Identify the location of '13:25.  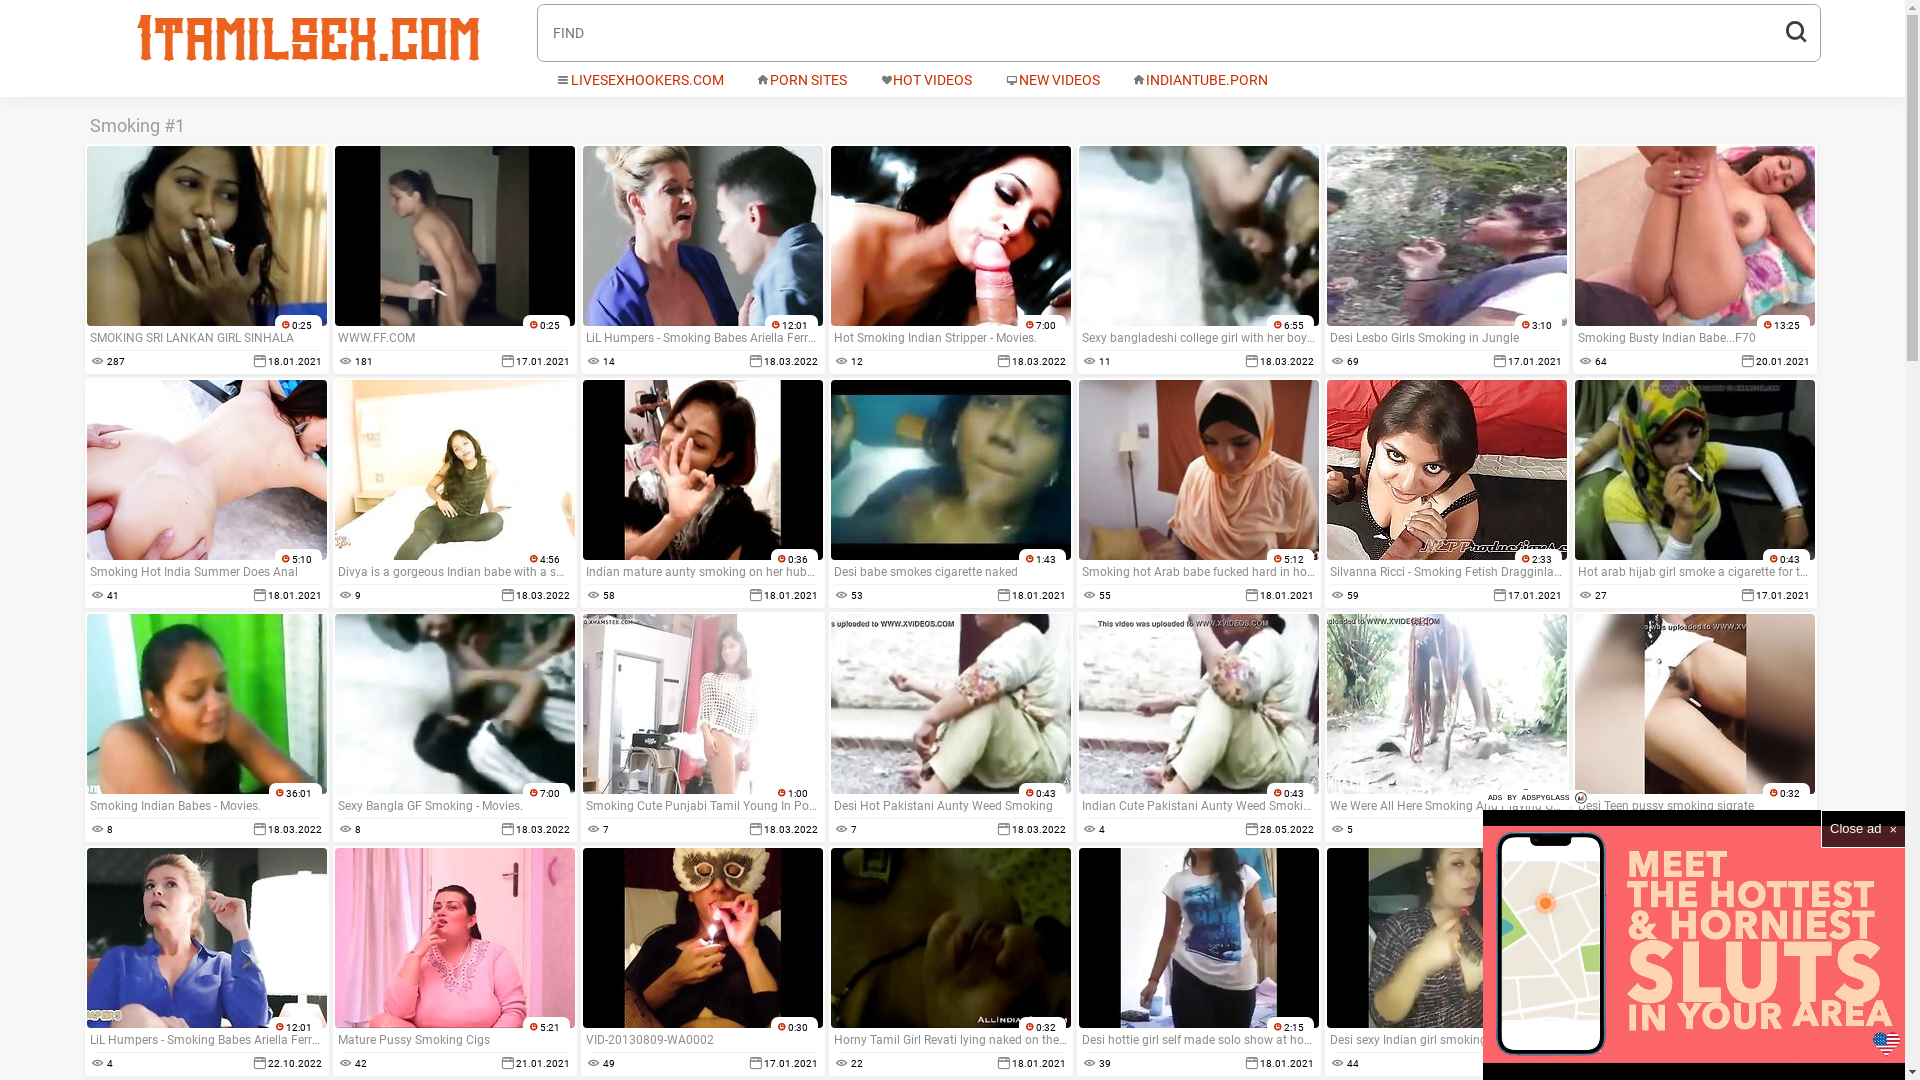
(1693, 257).